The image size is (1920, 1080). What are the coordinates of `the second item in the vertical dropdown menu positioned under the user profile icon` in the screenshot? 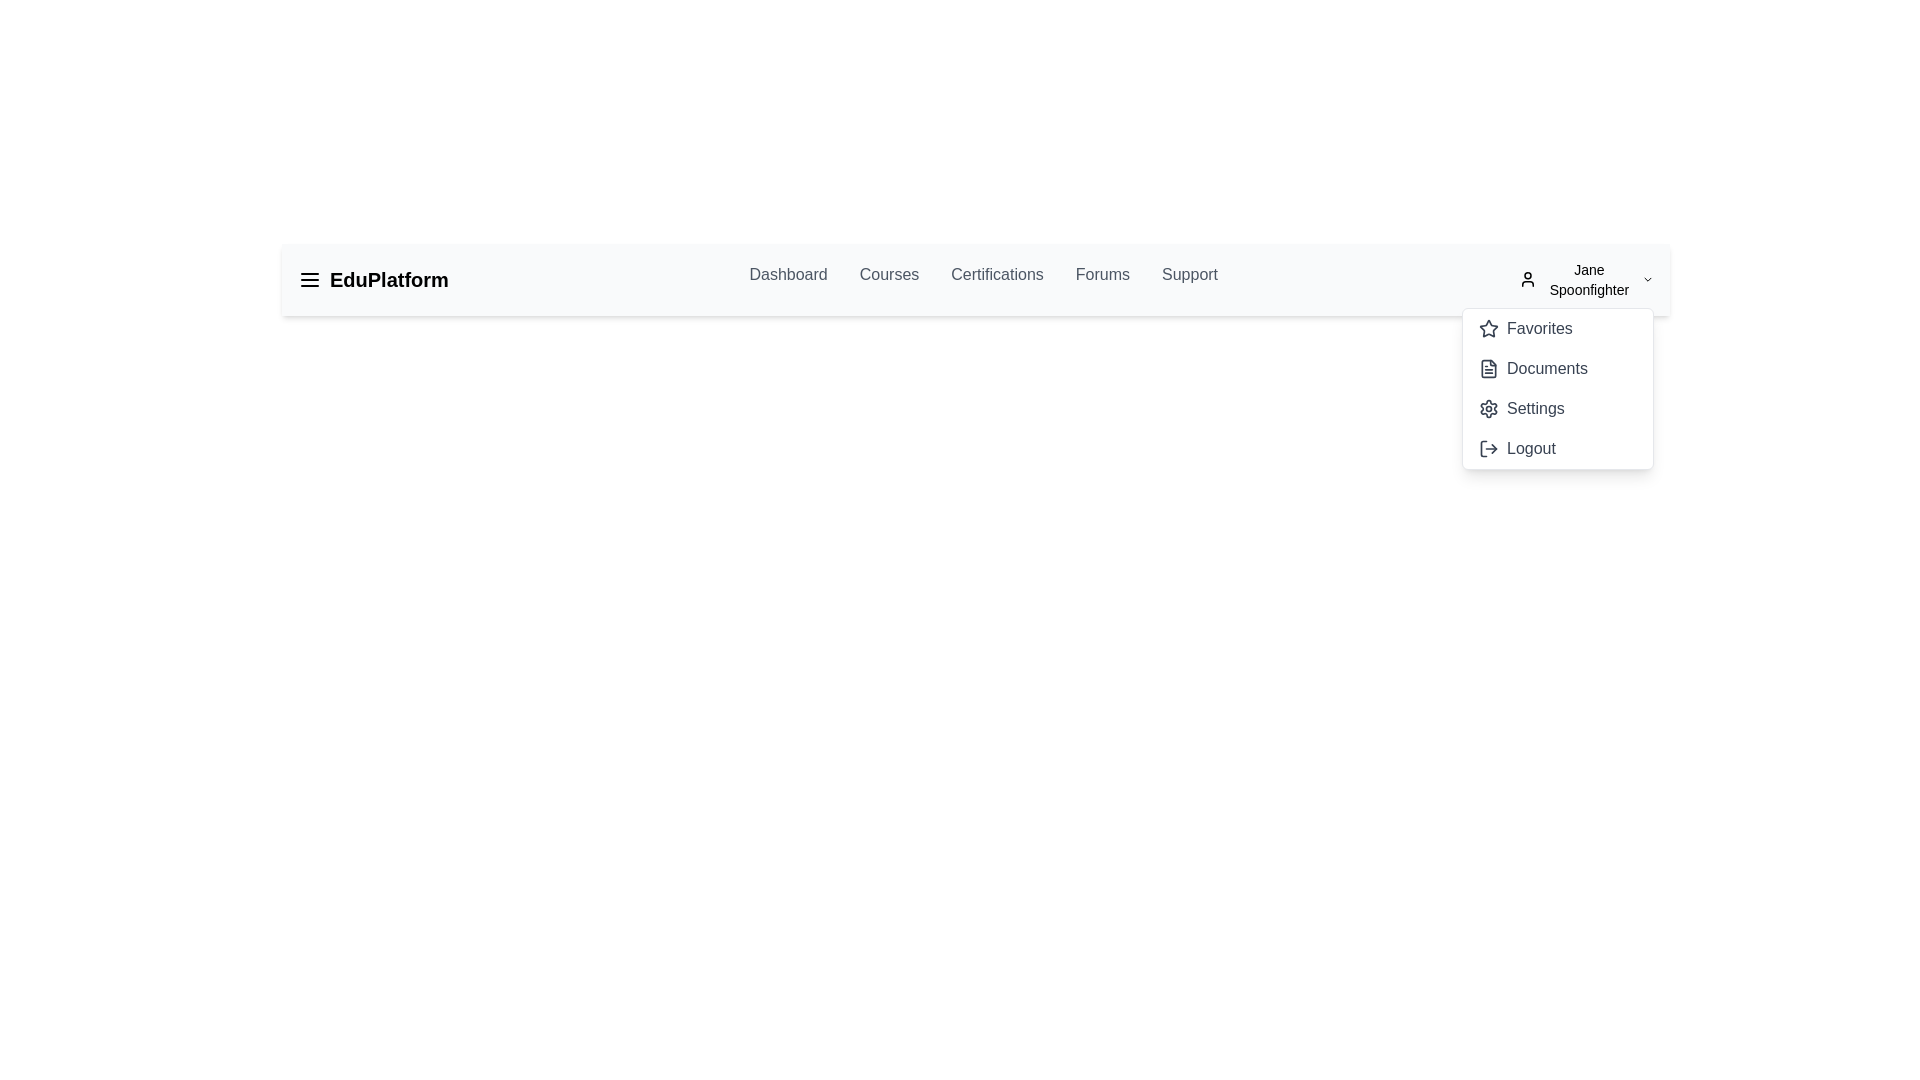 It's located at (1532, 369).